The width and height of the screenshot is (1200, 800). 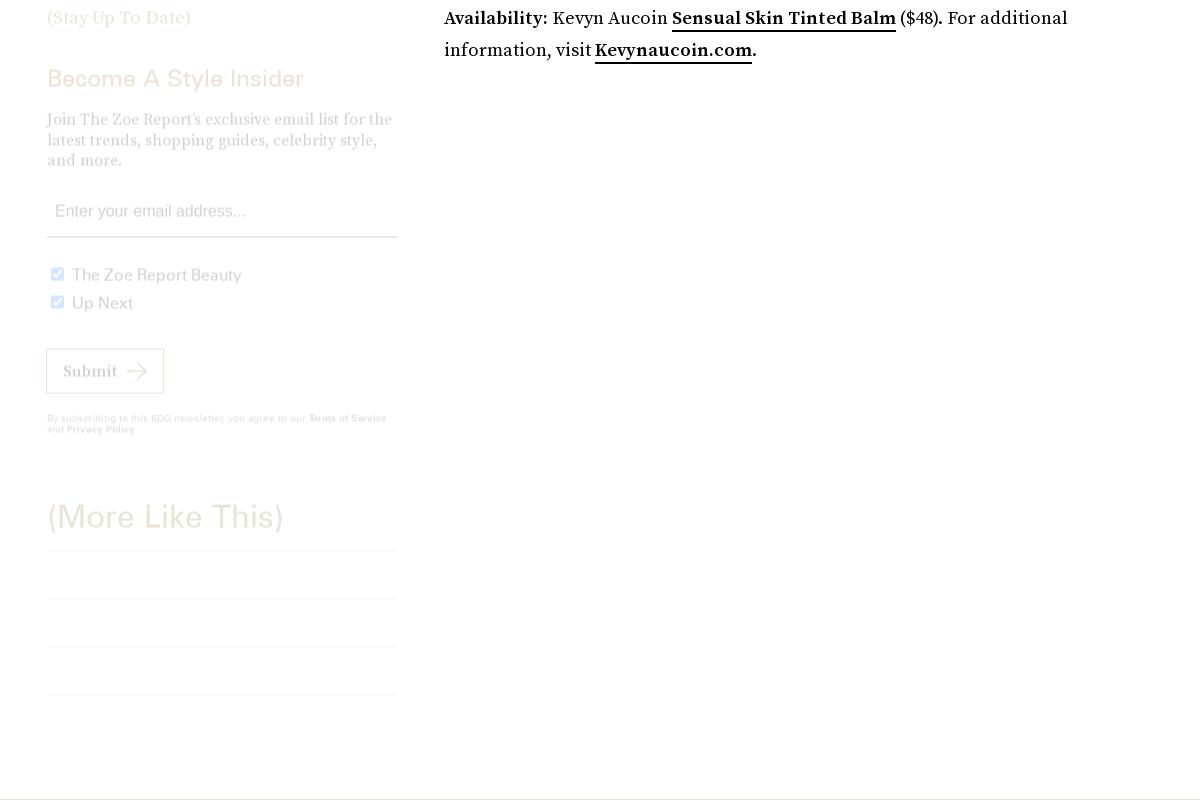 What do you see at coordinates (753, 48) in the screenshot?
I see `'.'` at bounding box center [753, 48].